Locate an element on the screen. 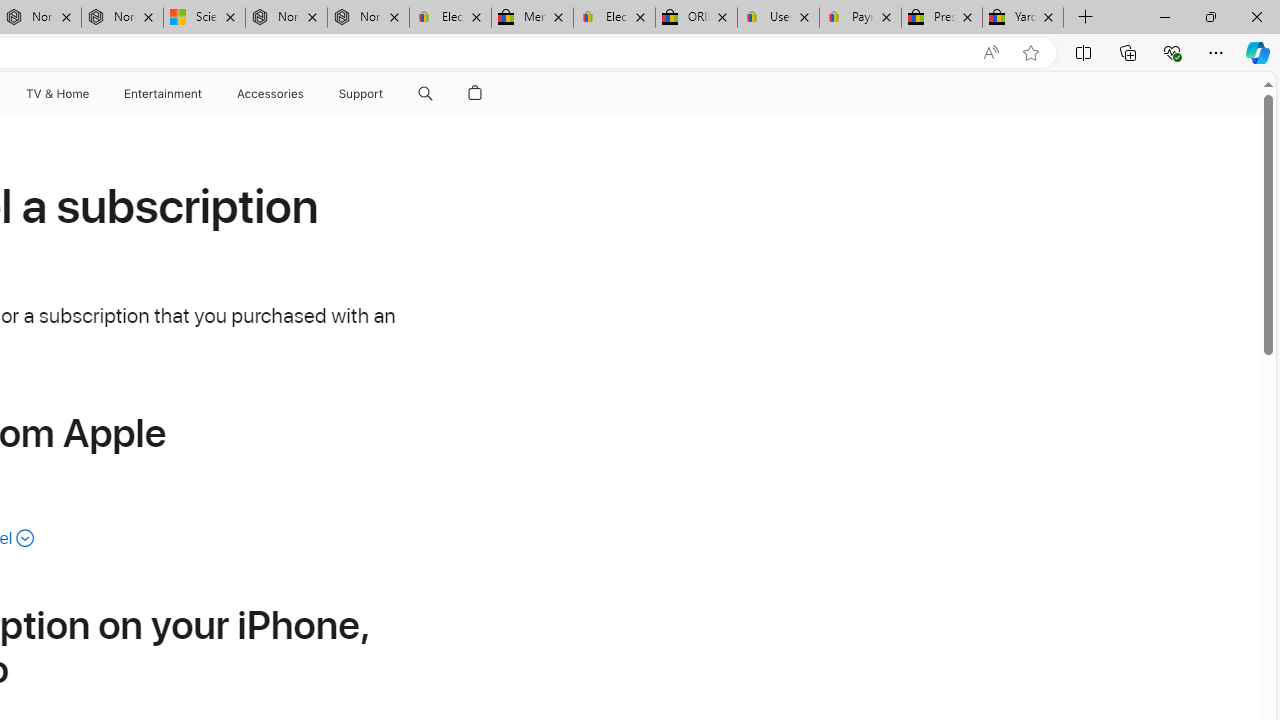 The width and height of the screenshot is (1280, 720). 'Class: globalnav-item globalnav-search shift-0-1' is located at coordinates (424, 93).